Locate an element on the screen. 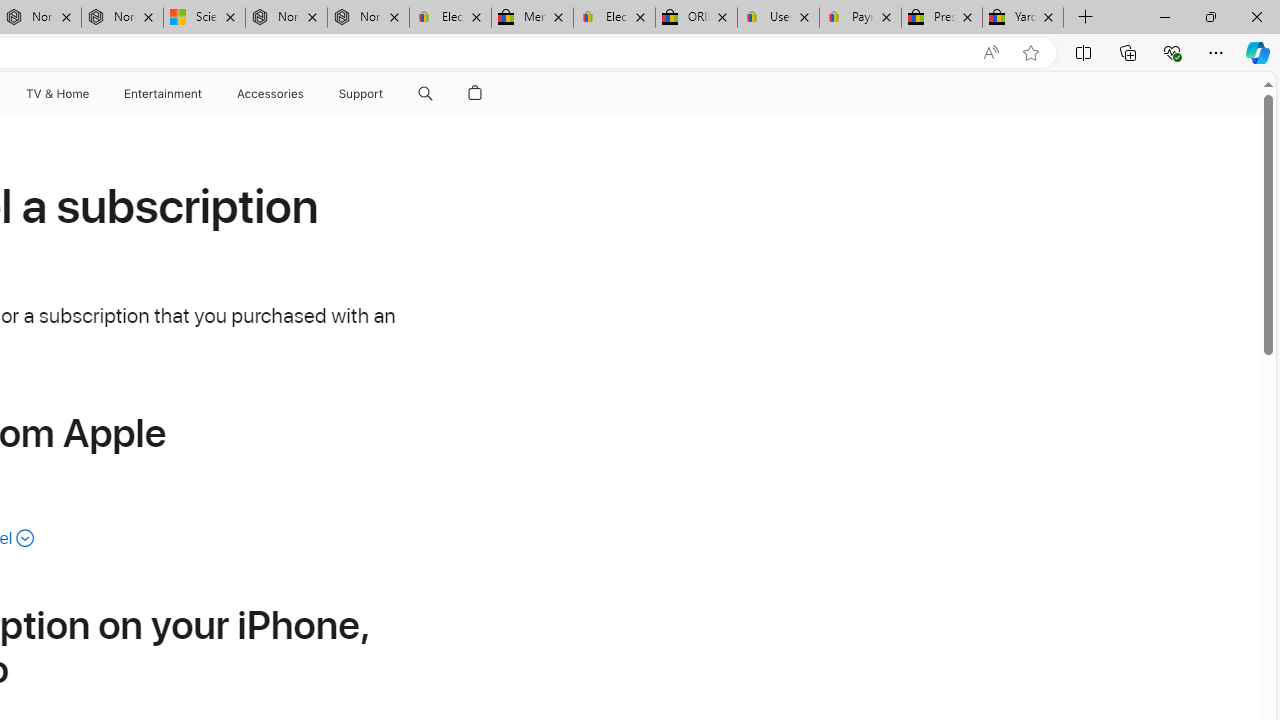 The width and height of the screenshot is (1280, 720). 'Class: globalnav-item globalnav-search shift-0-1' is located at coordinates (424, 93).